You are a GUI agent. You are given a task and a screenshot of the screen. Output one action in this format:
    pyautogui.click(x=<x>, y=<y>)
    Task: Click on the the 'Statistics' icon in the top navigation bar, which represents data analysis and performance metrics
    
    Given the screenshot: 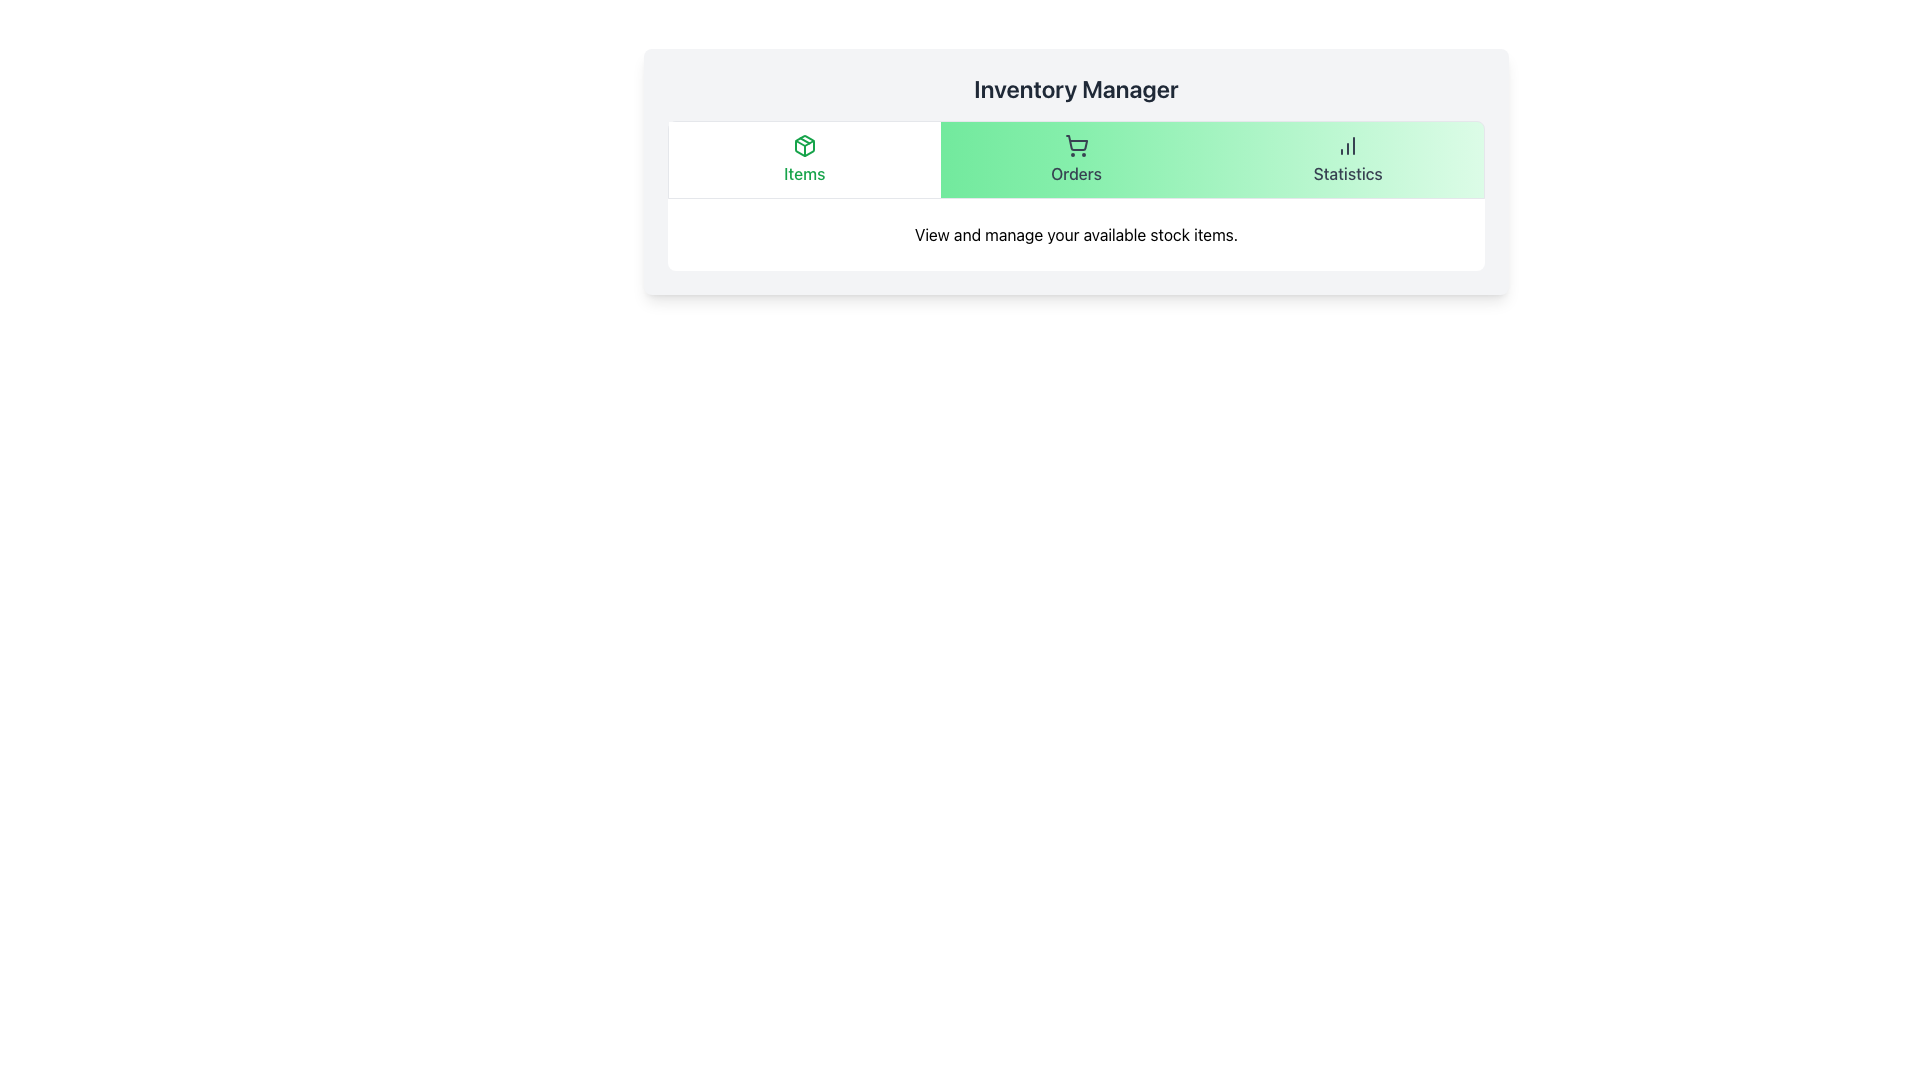 What is the action you would take?
    pyautogui.click(x=1348, y=145)
    